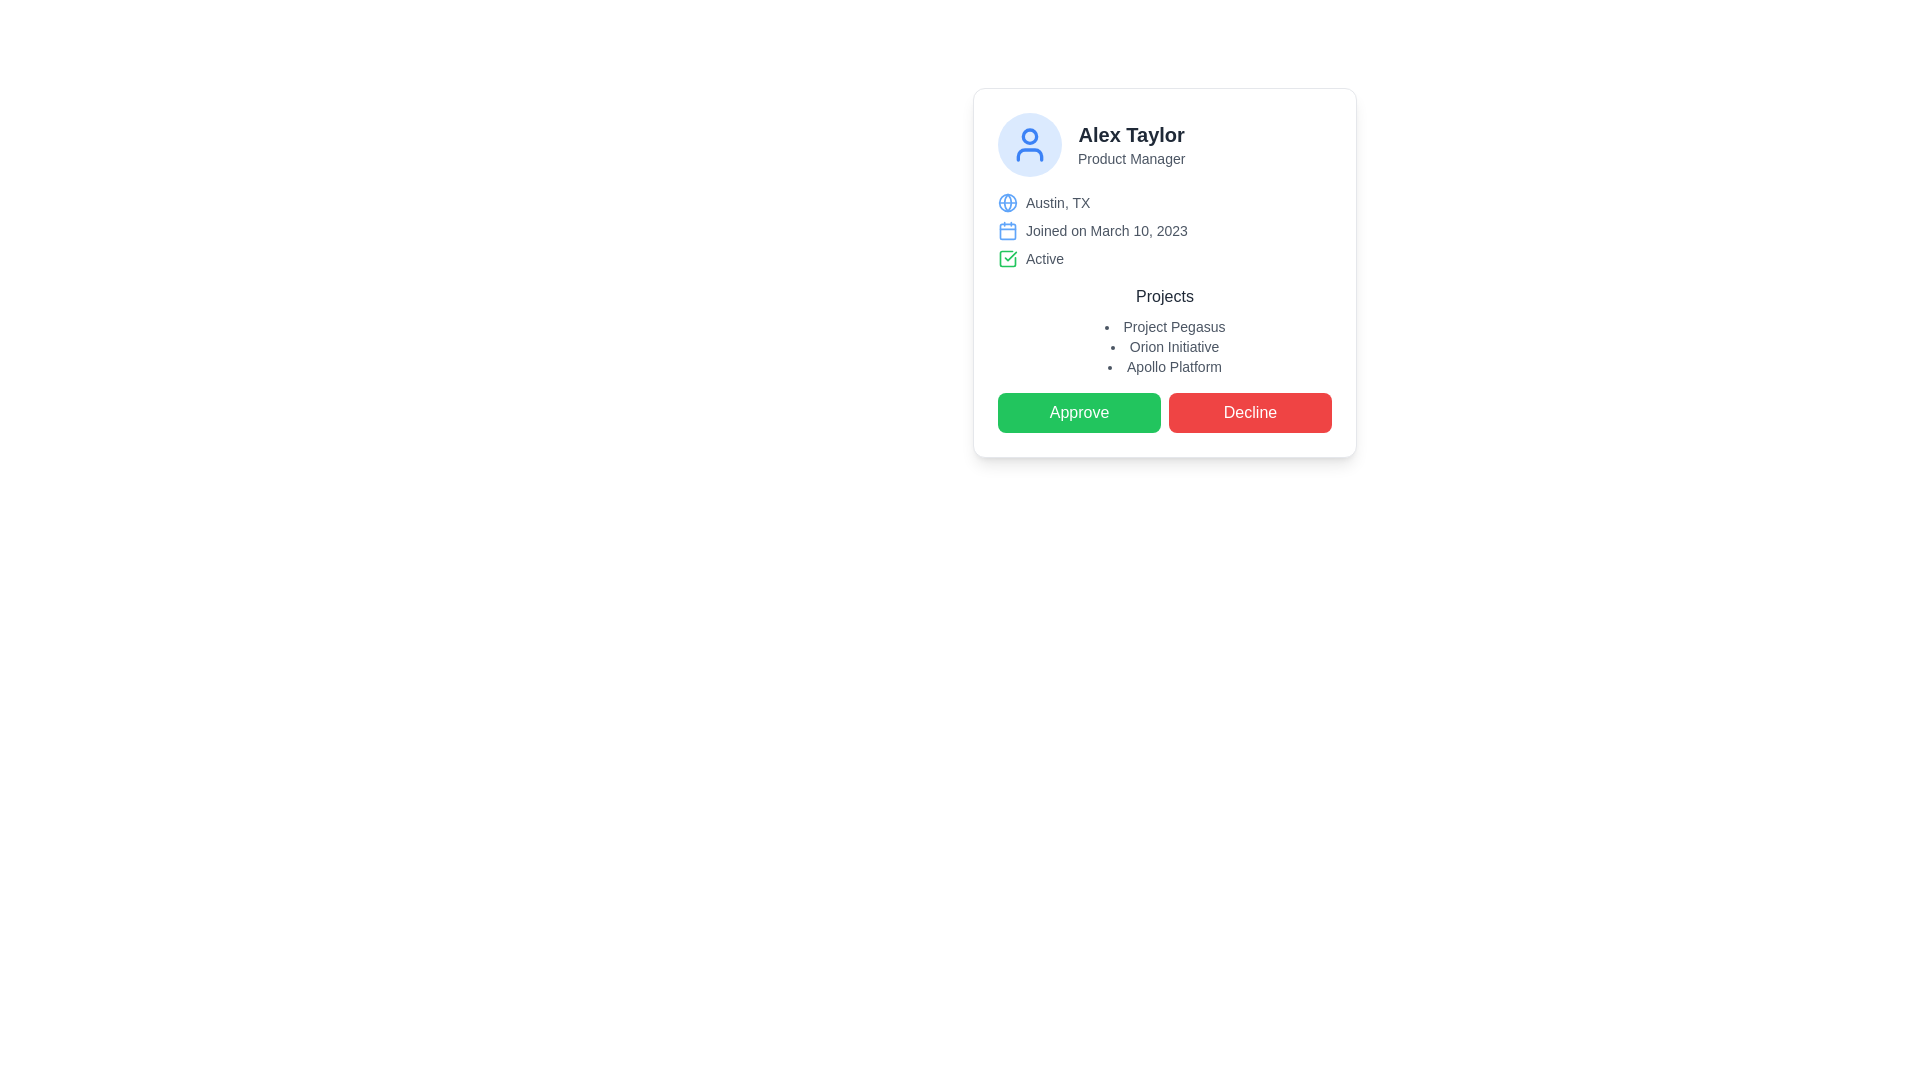 Image resolution: width=1920 pixels, height=1080 pixels. I want to click on the text label displaying 'Active' in a small, gray-colored font, which is positioned to the right of a green checkmark icon within a card layout, so click(1044, 257).